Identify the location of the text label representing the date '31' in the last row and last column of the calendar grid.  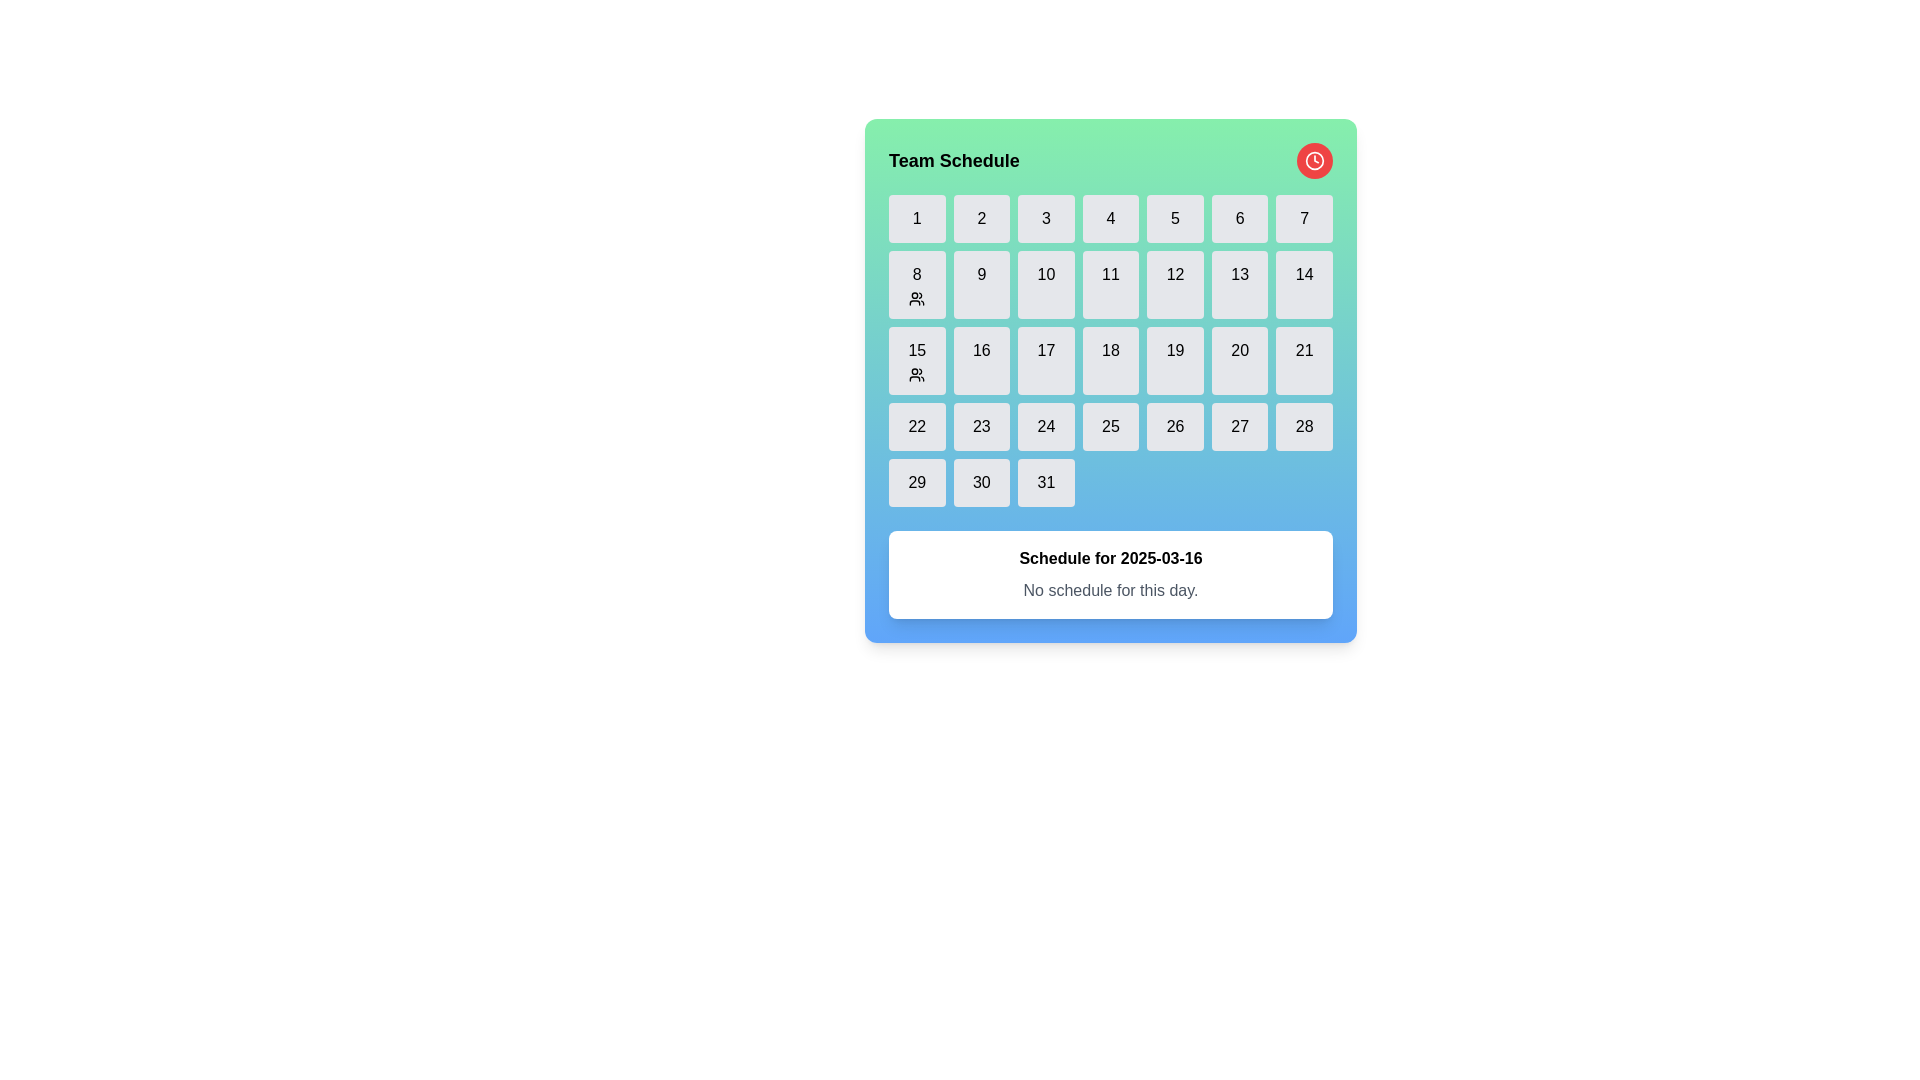
(1045, 482).